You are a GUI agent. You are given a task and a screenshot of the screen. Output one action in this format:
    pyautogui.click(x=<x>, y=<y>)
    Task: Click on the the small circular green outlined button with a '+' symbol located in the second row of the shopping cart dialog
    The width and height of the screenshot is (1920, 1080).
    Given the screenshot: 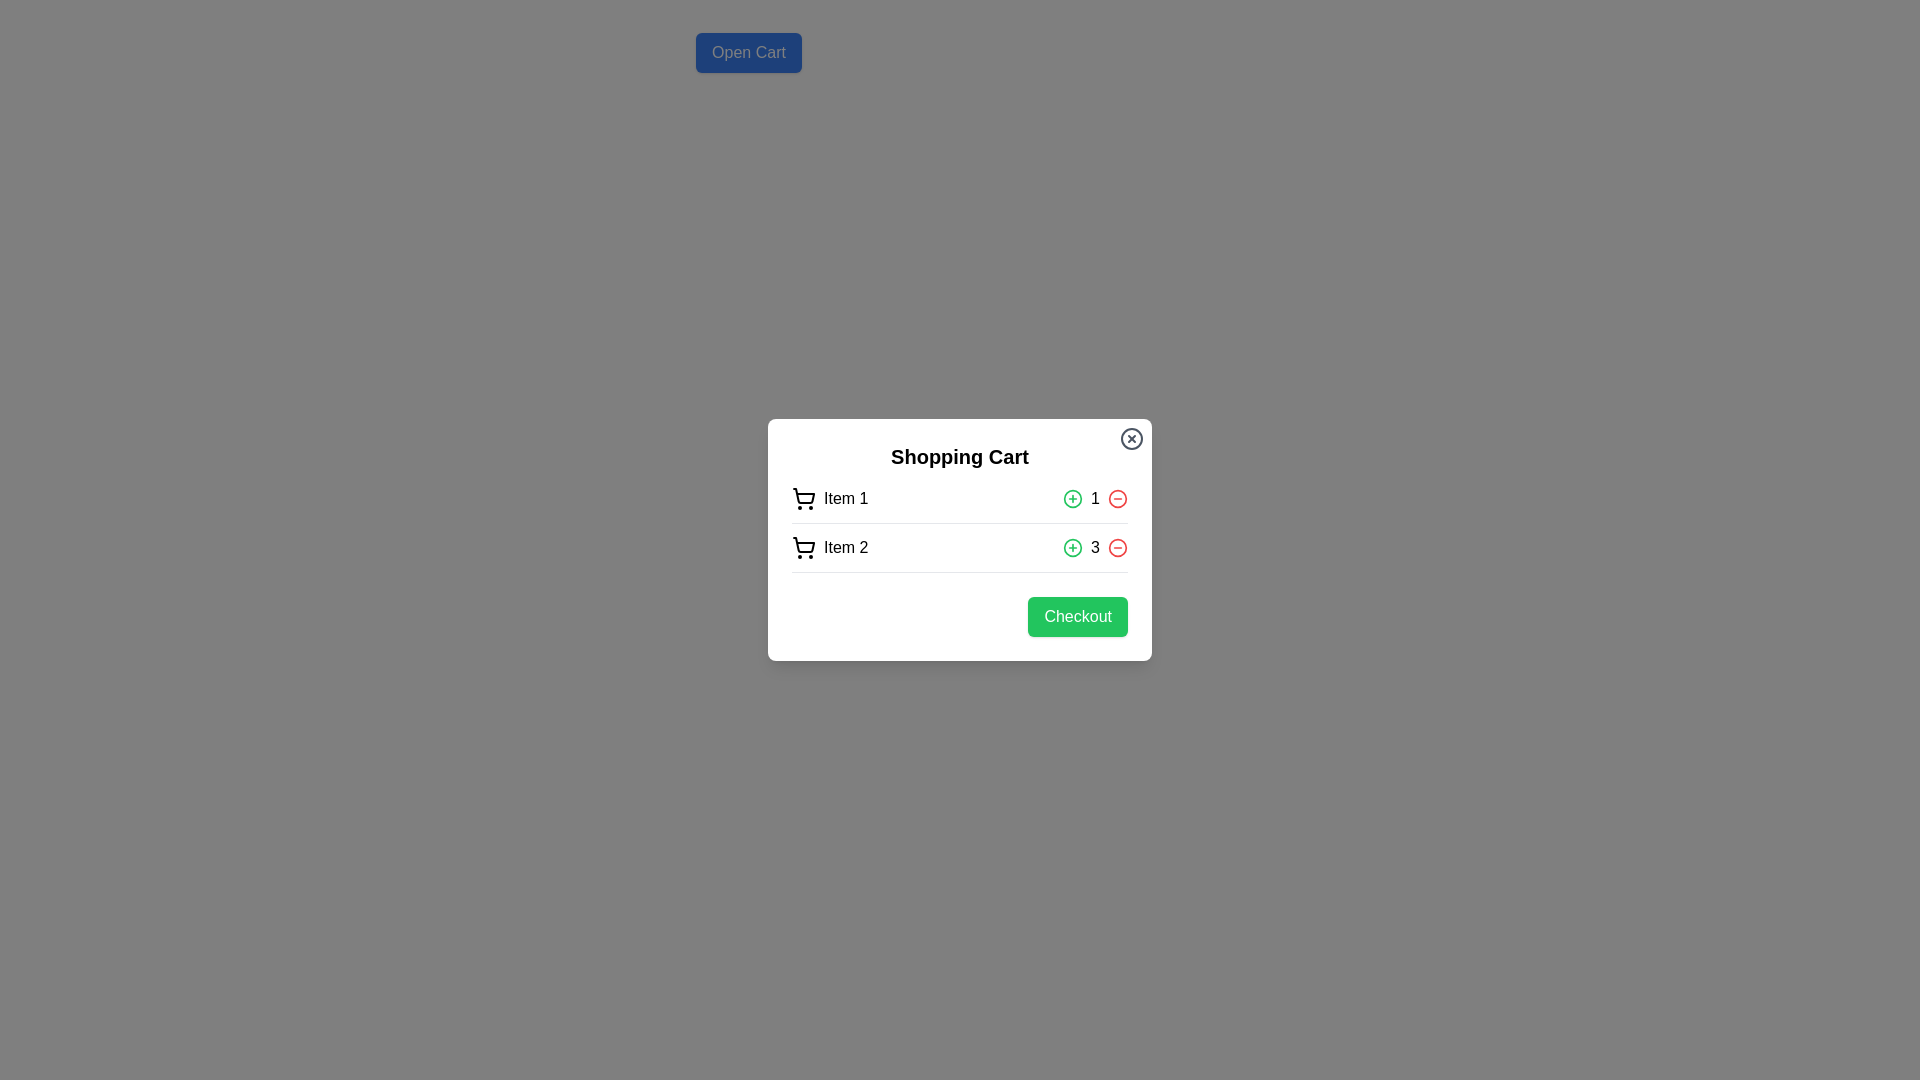 What is the action you would take?
    pyautogui.click(x=1072, y=547)
    